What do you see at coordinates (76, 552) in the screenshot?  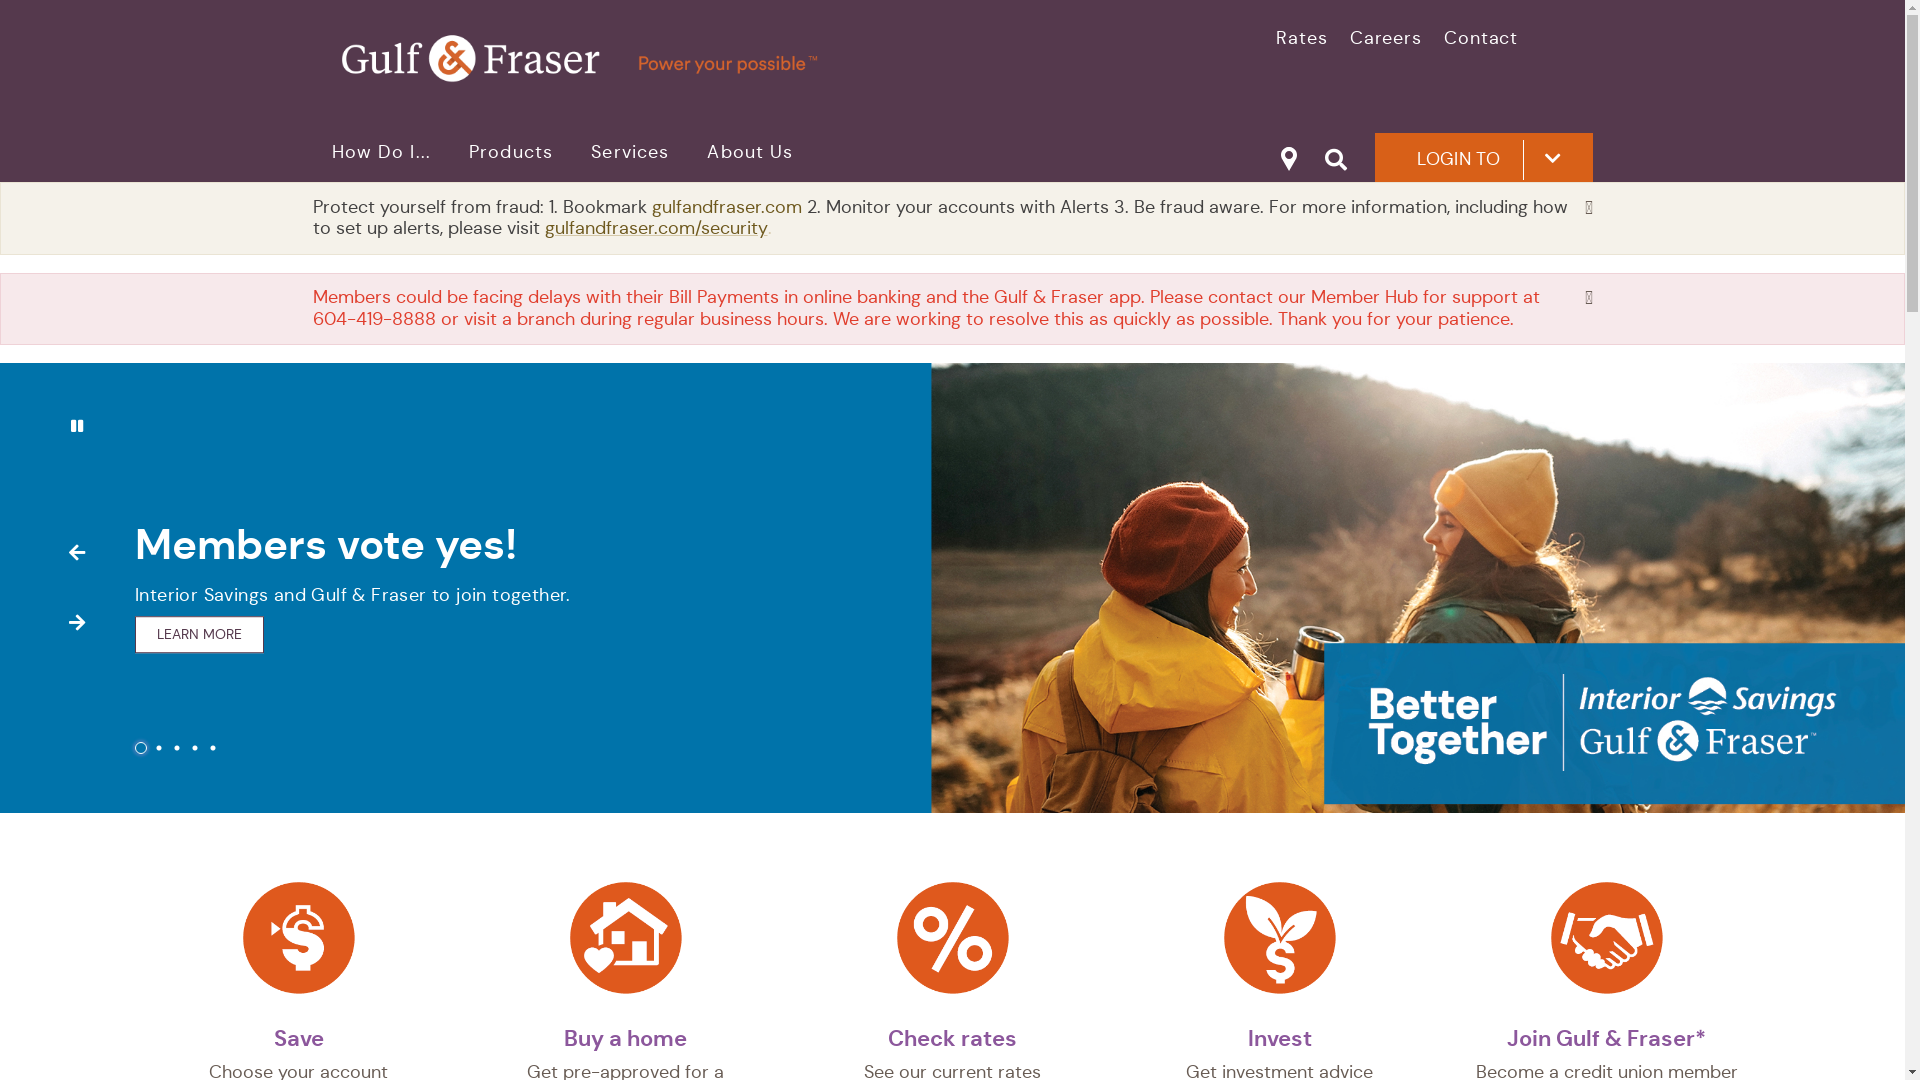 I see `'Previous'` at bounding box center [76, 552].